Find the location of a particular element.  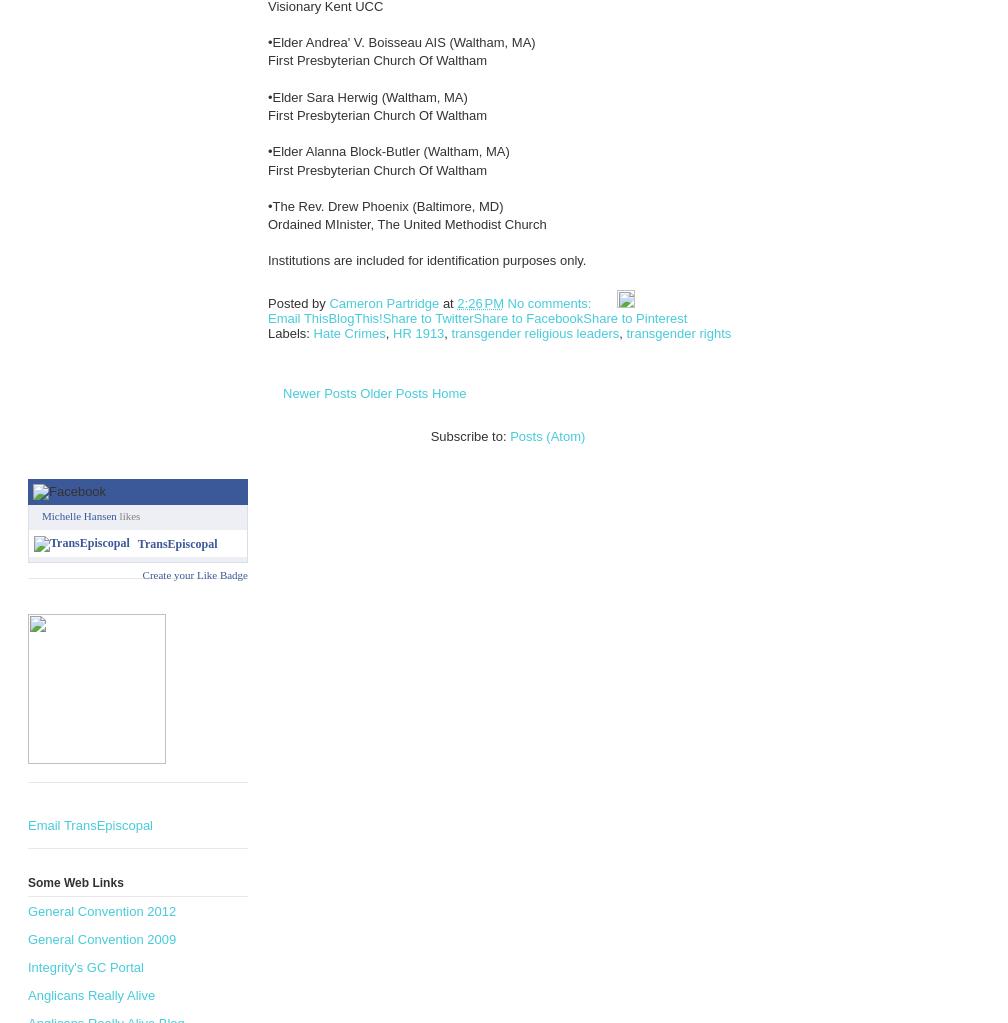

'Integrity's GC Portal' is located at coordinates (85, 966).